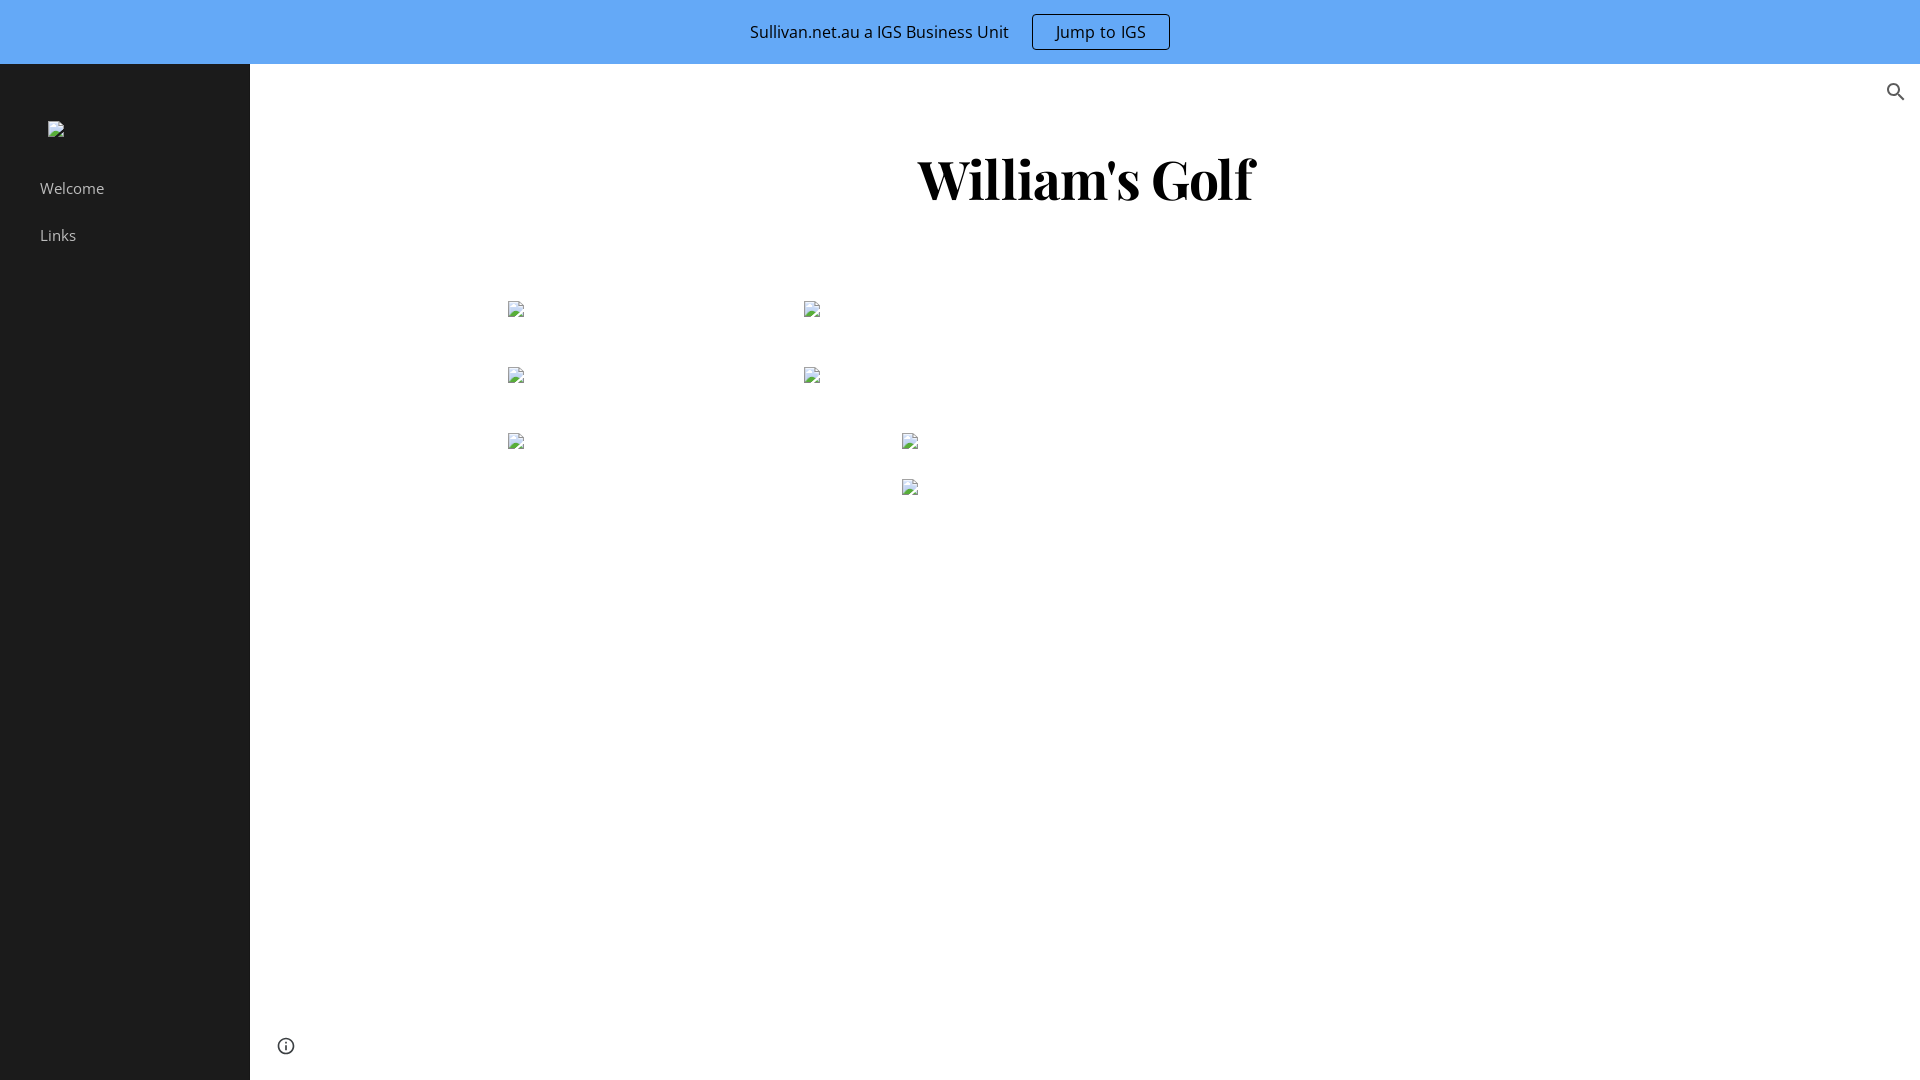 The height and width of the screenshot is (1080, 1920). Describe the element at coordinates (135, 188) in the screenshot. I see `'Welcome'` at that location.